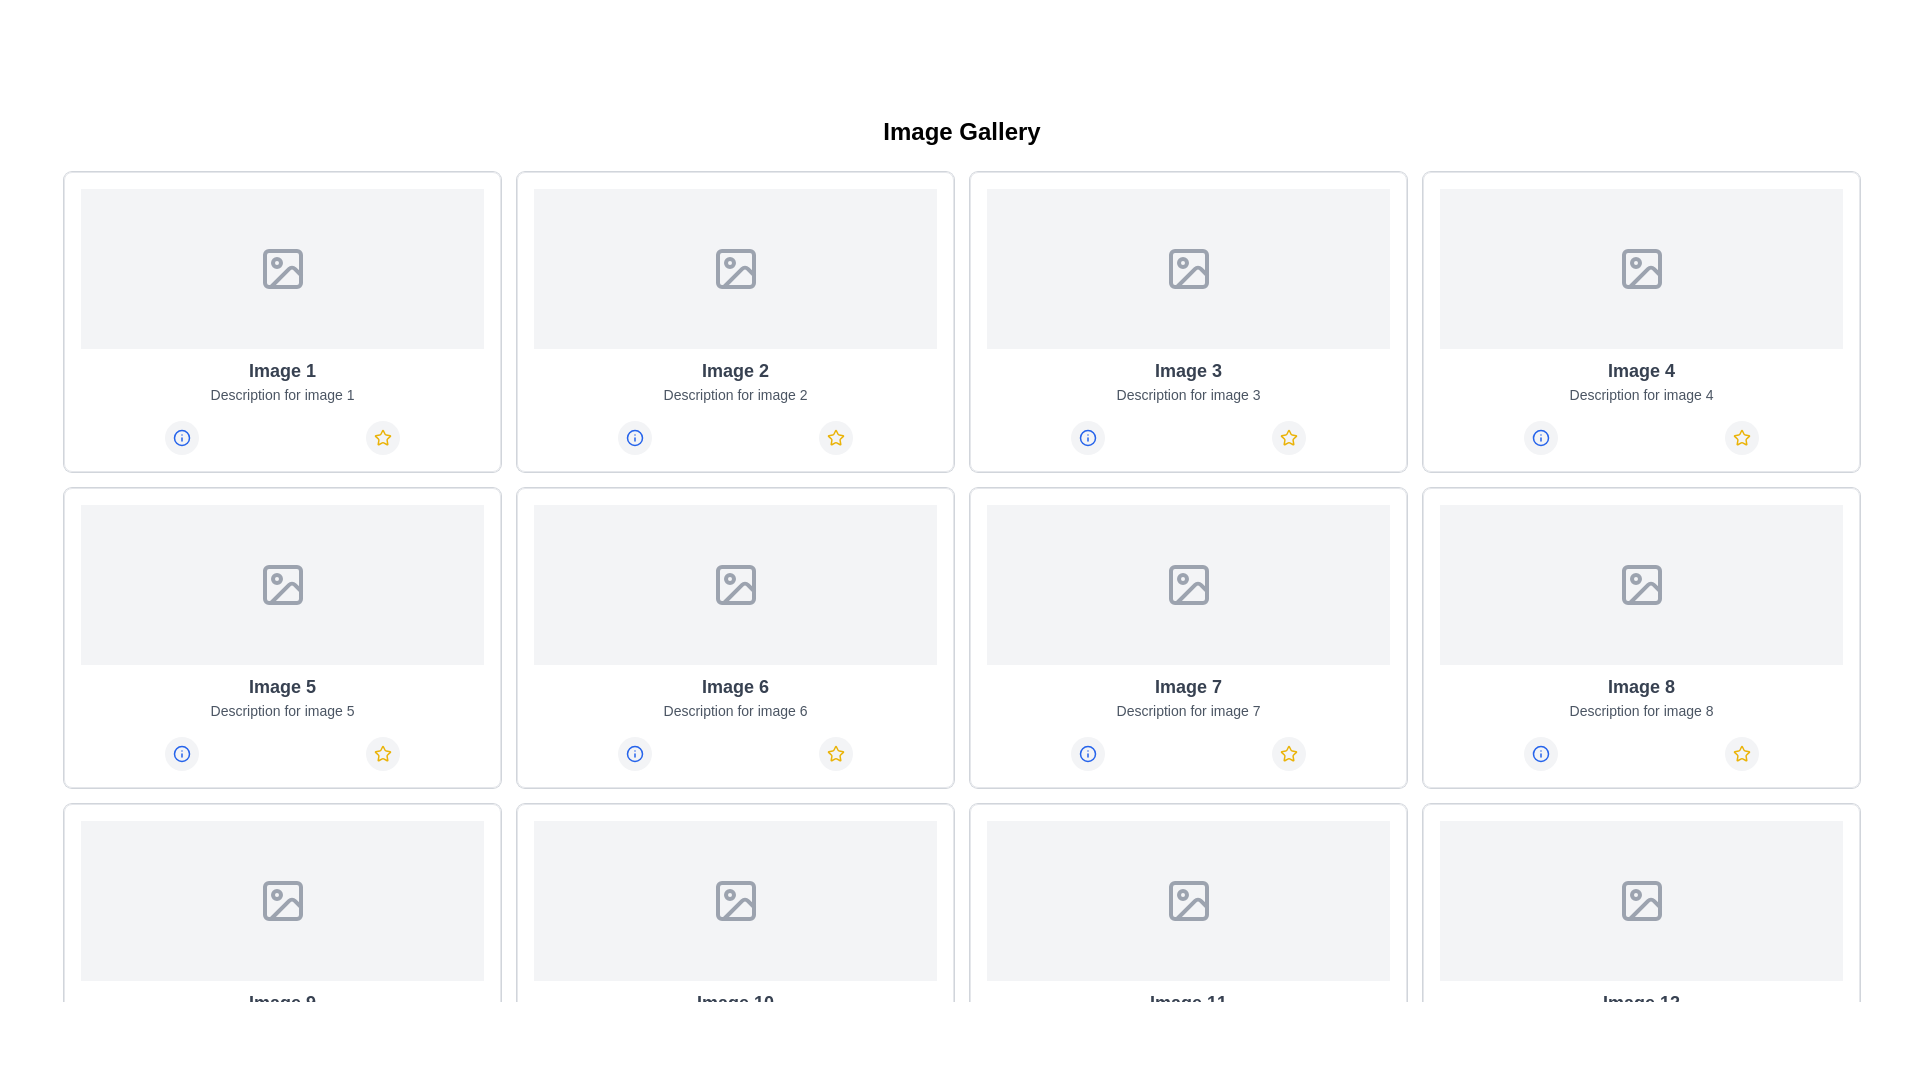  I want to click on the yellow five-pointed star icon located at the bottom-right corner of the third image card in the top row, so click(1289, 437).